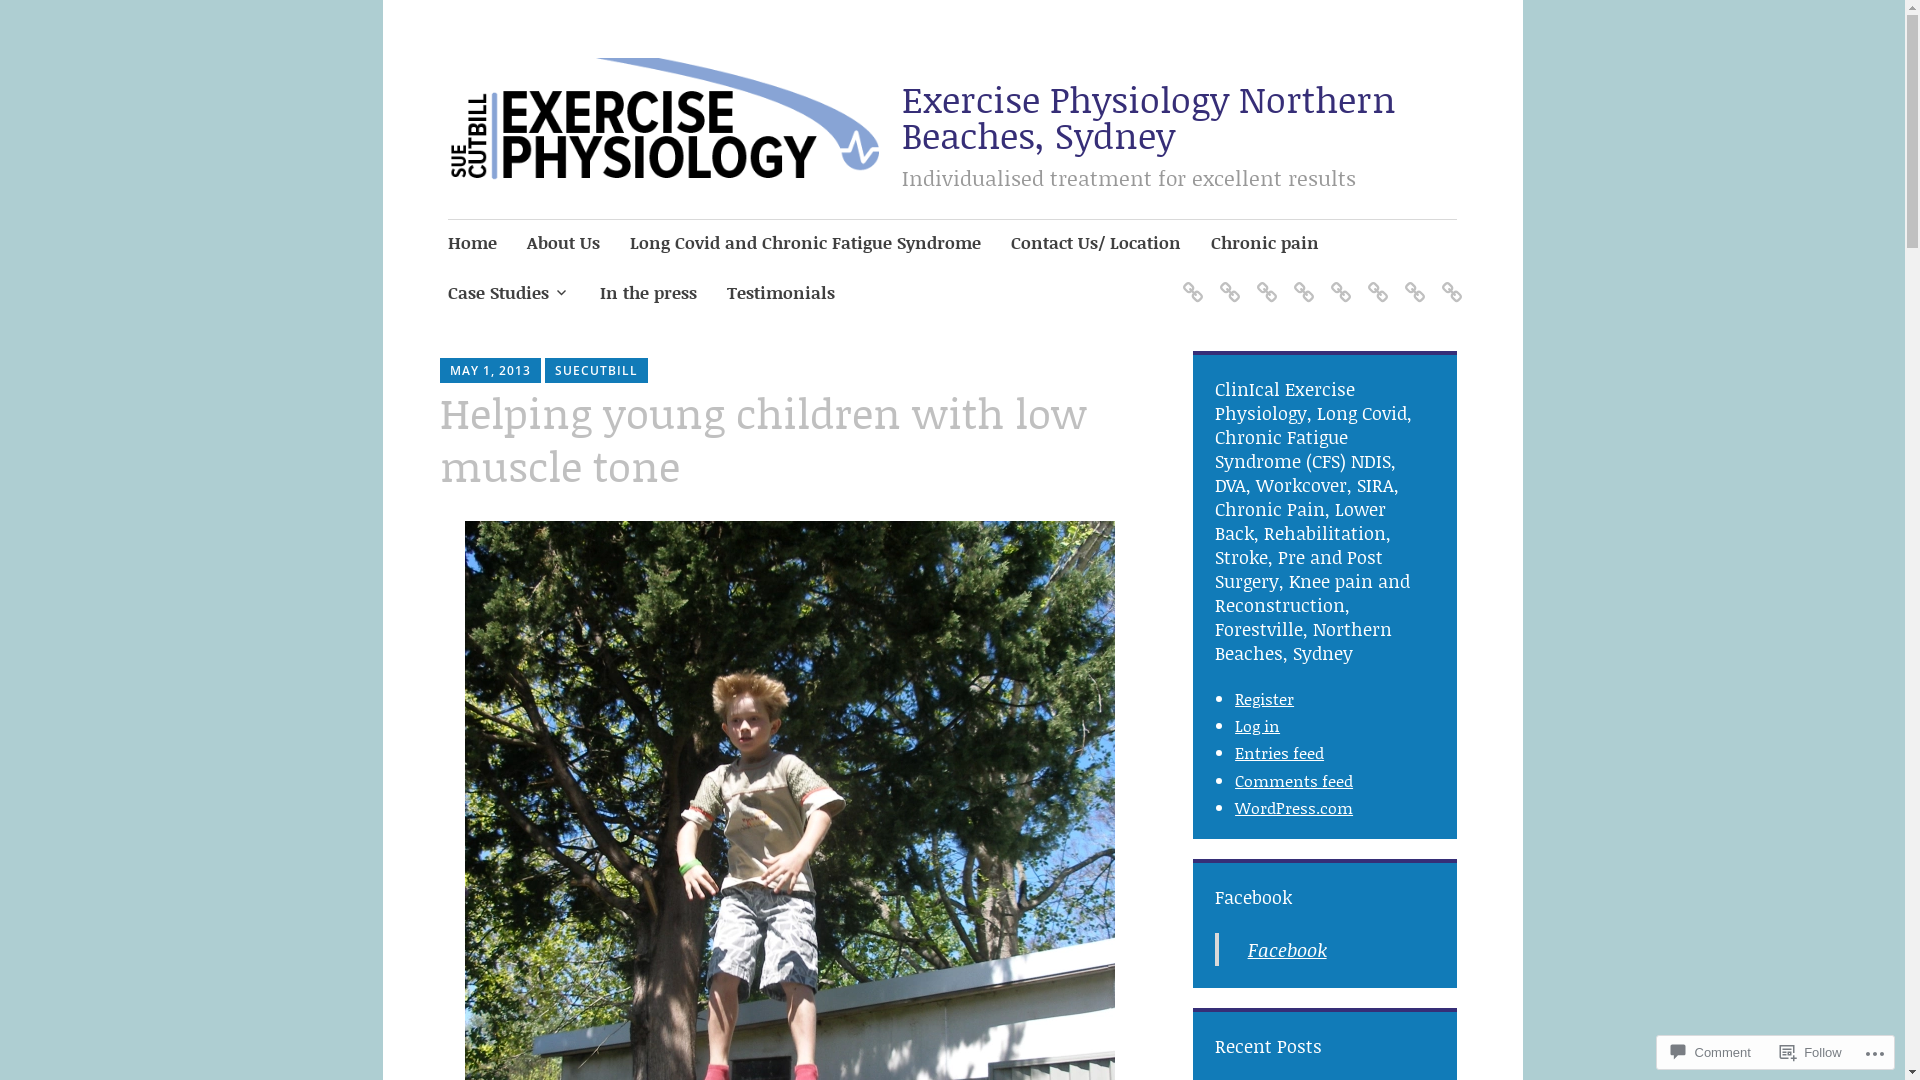 This screenshot has width=1920, height=1080. Describe the element at coordinates (1810, 1051) in the screenshot. I see `'Follow'` at that location.